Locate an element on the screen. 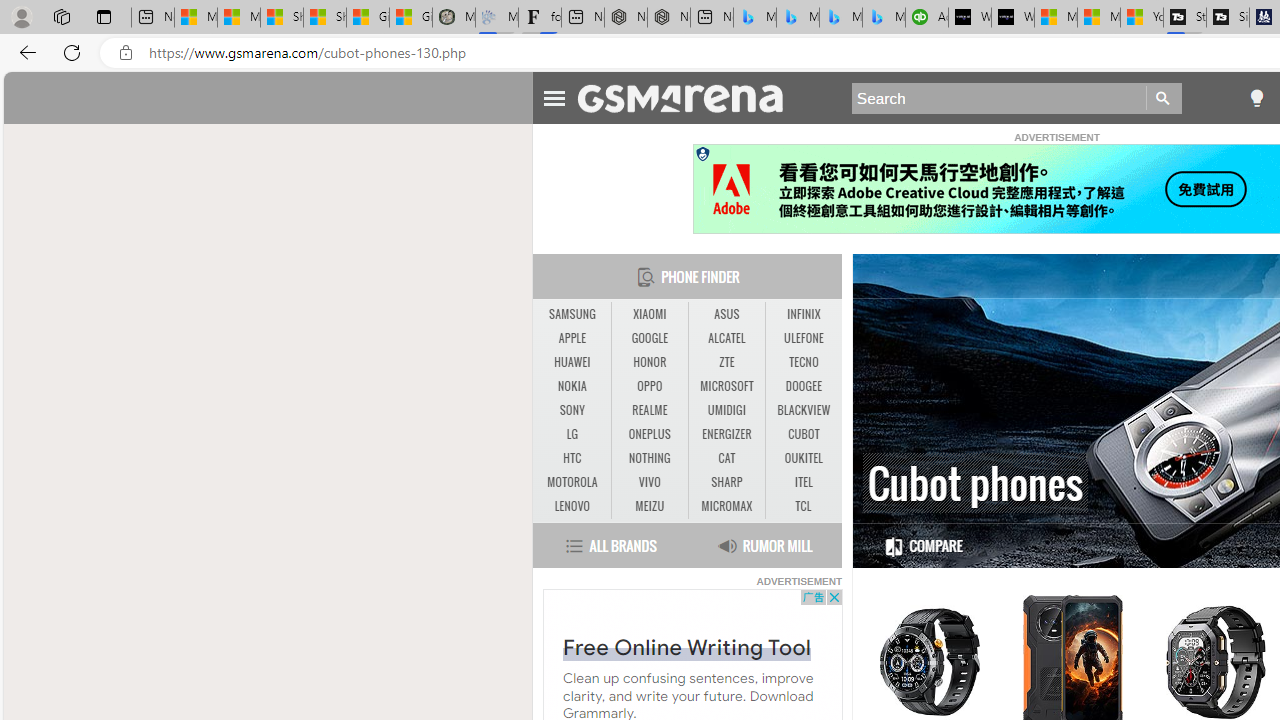 The width and height of the screenshot is (1280, 720). 'OUKITEL' is located at coordinates (803, 458).